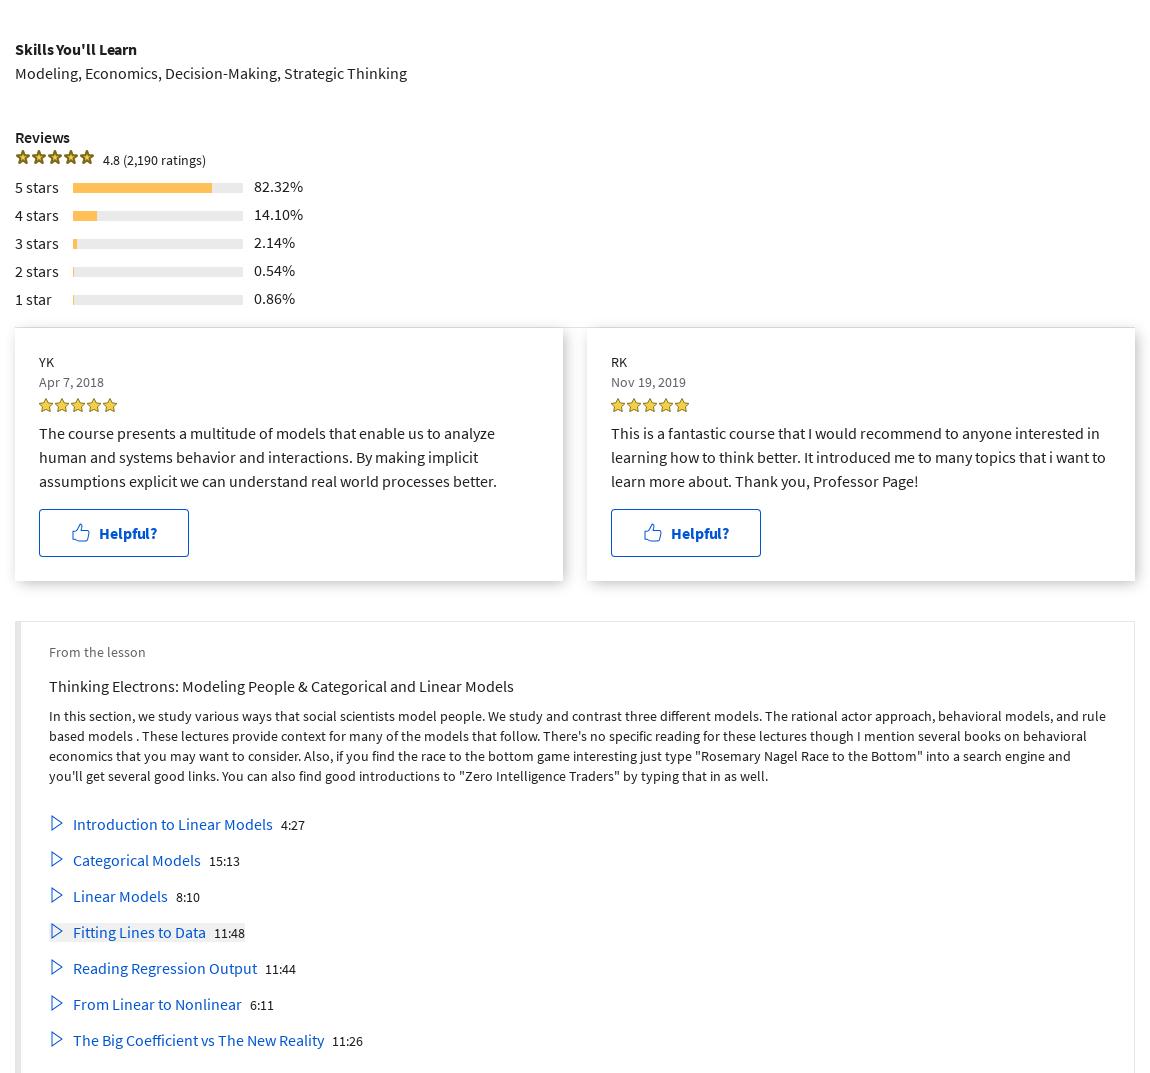  I want to click on '3 stars', so click(36, 240).